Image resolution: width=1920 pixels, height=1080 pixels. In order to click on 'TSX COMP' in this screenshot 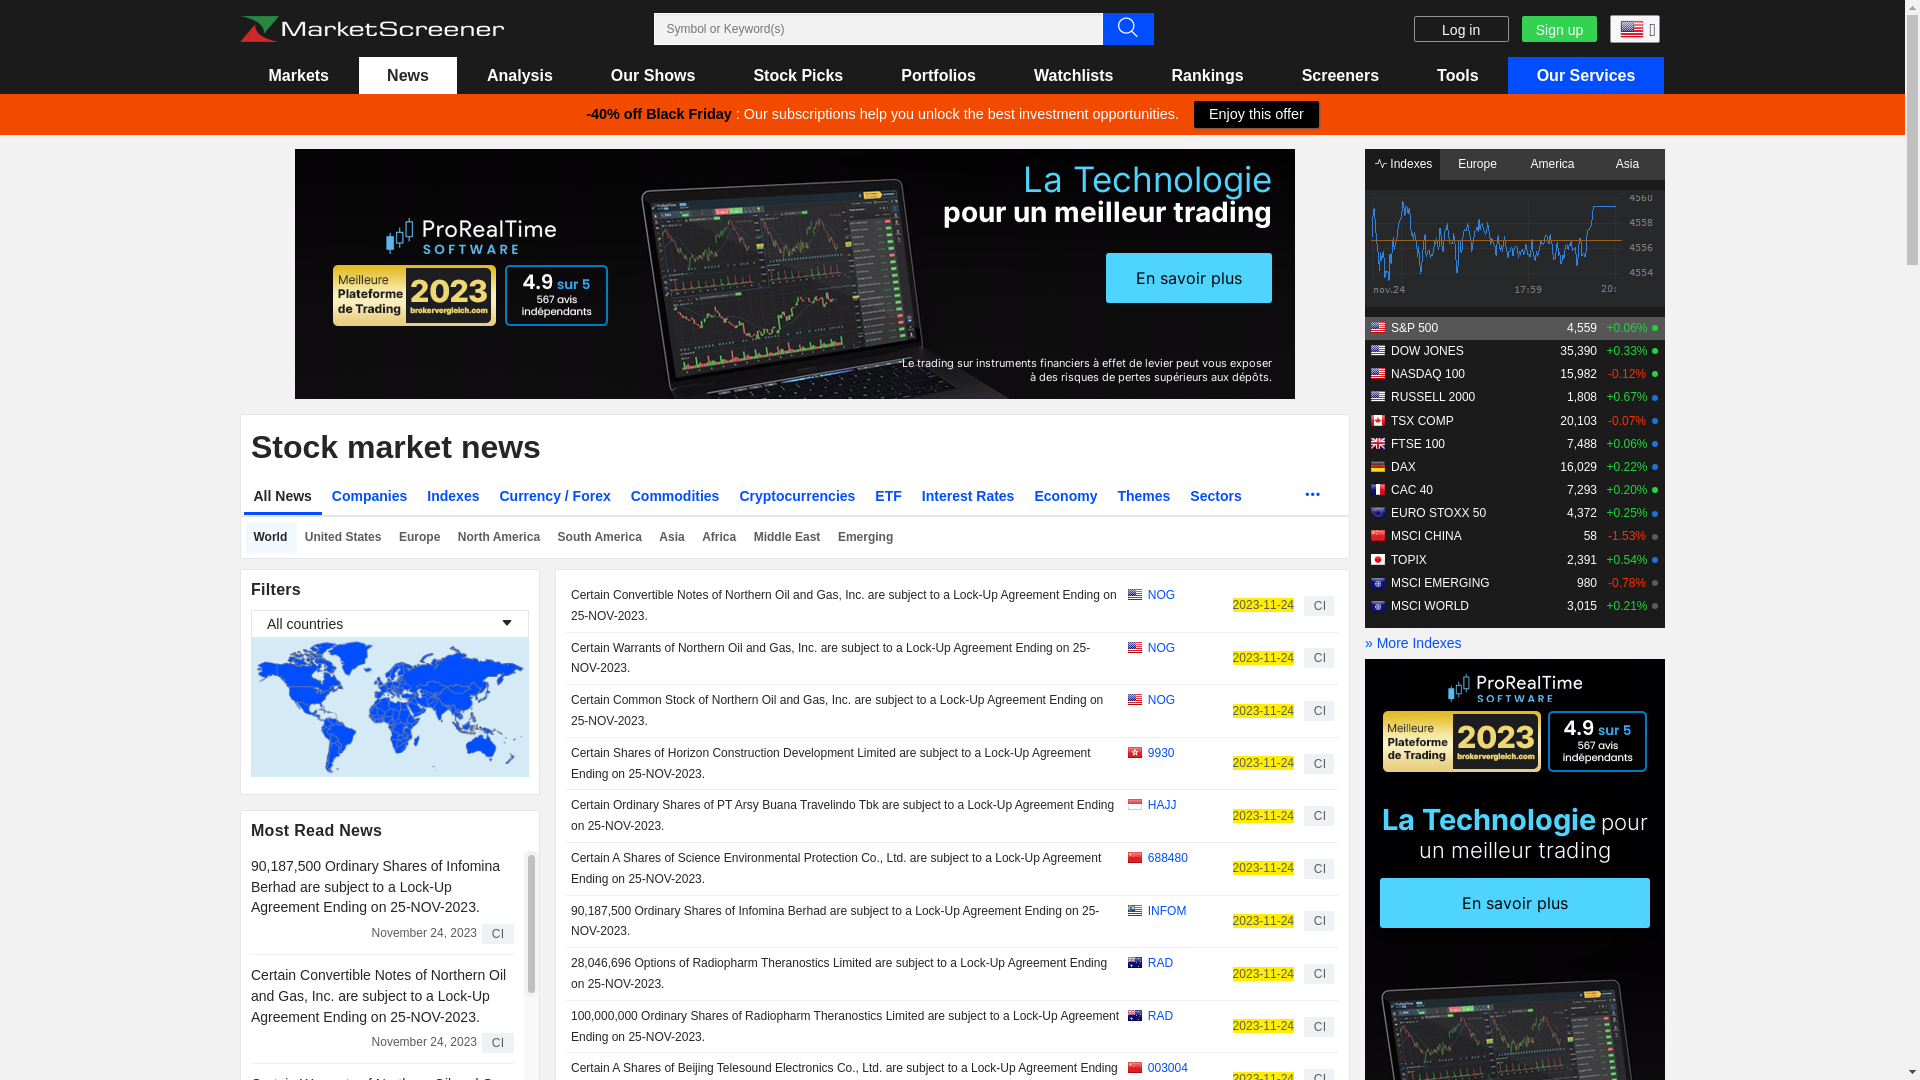, I will do `click(1421, 419)`.